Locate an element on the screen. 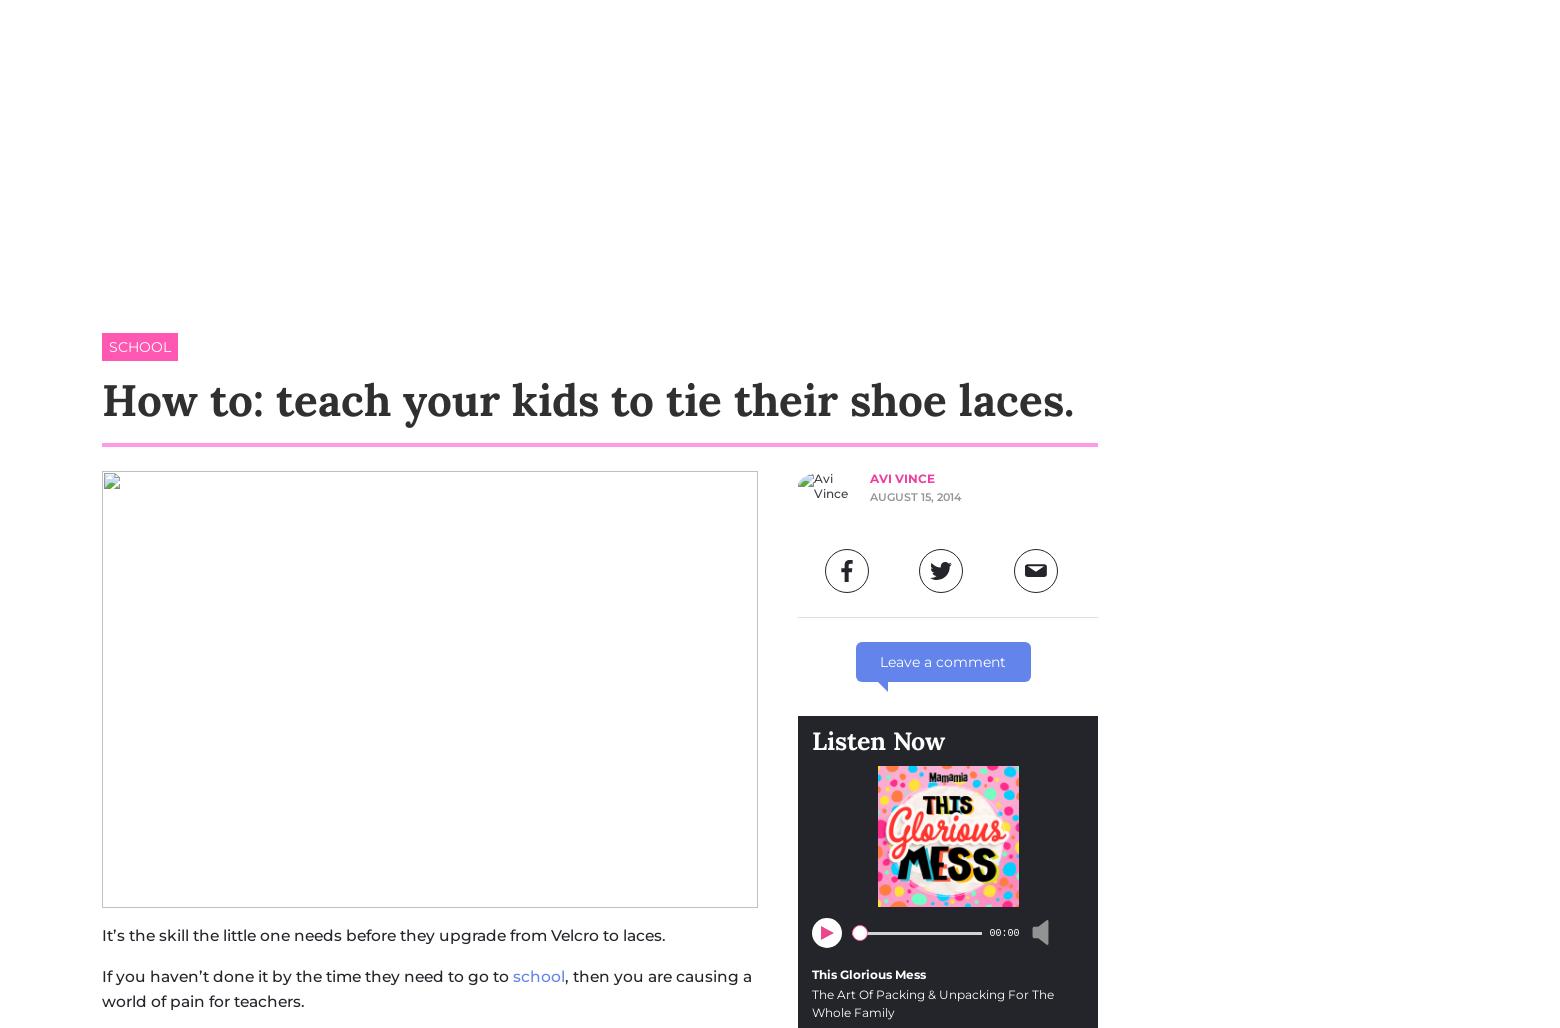 Image resolution: width=1560 pixels, height=1028 pixels. 'Newsletters' is located at coordinates (1327, 141).